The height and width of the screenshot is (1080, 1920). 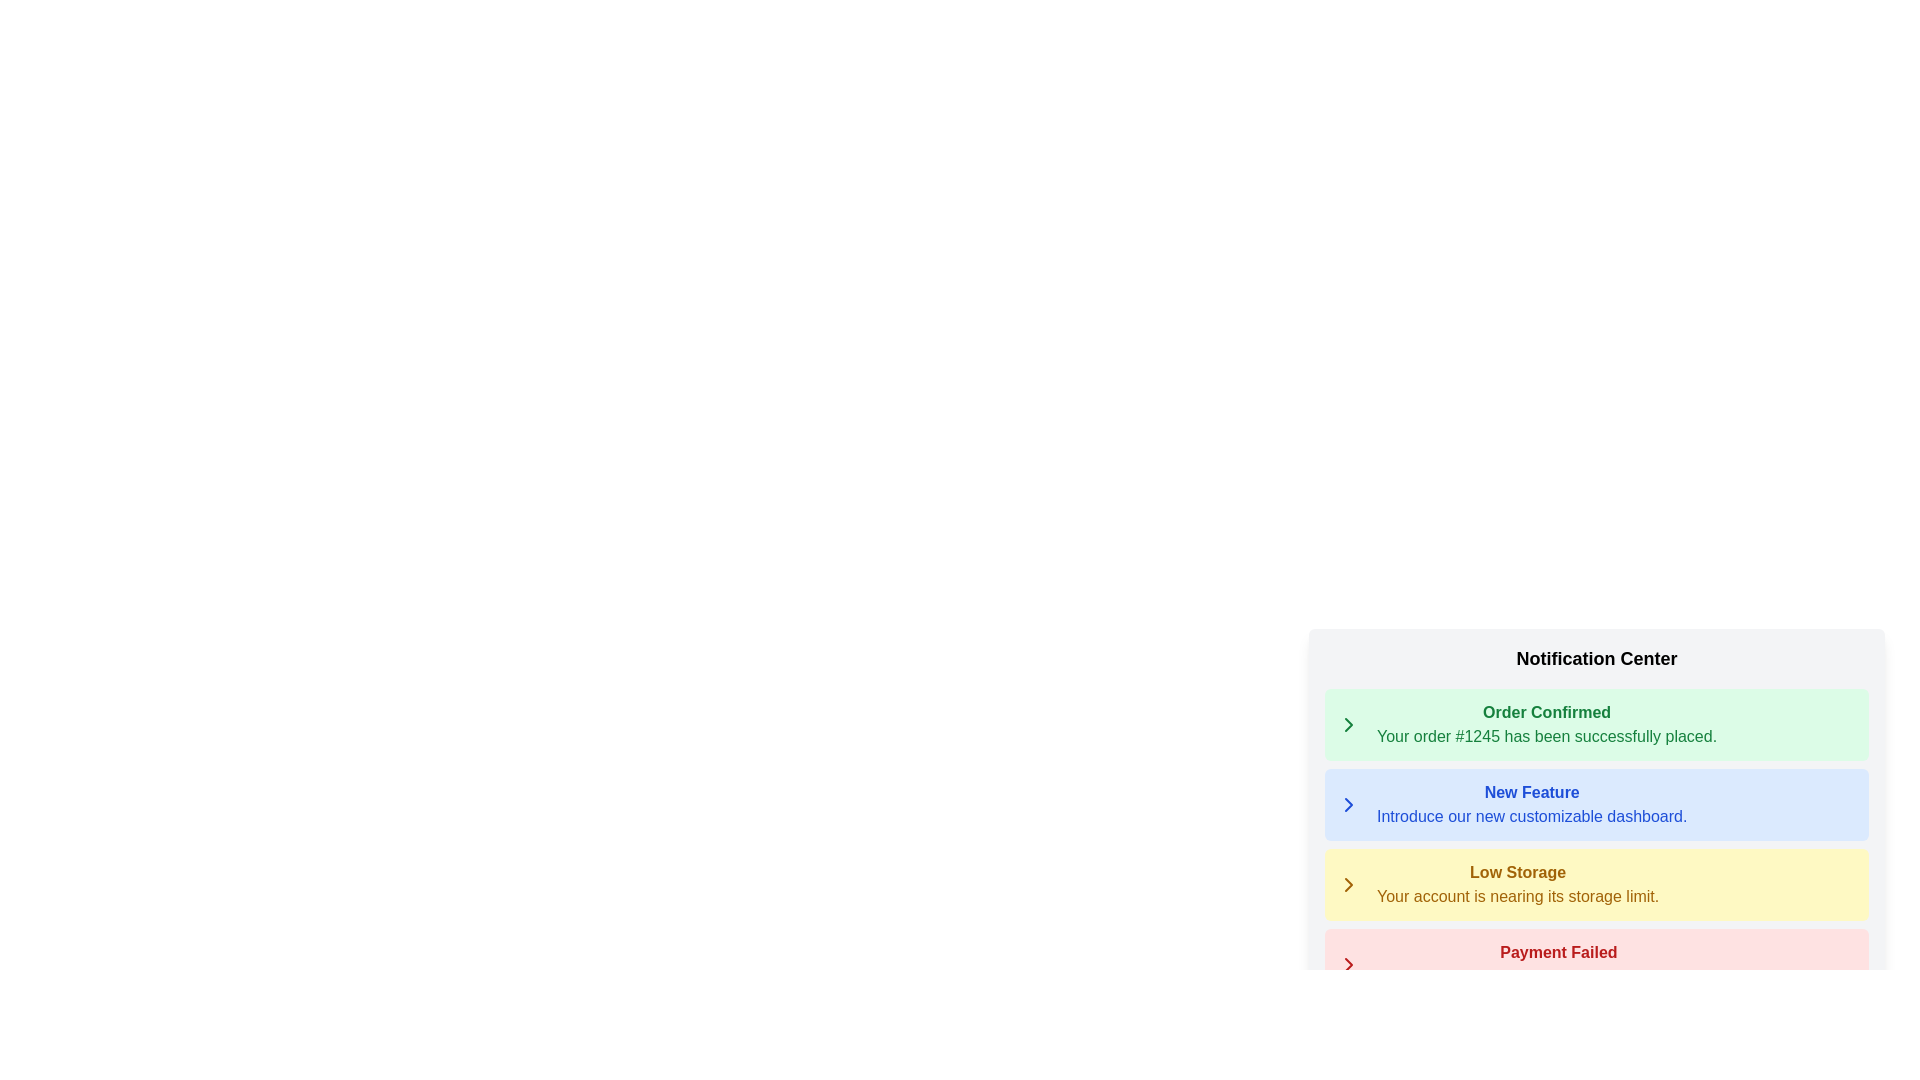 What do you see at coordinates (1596, 804) in the screenshot?
I see `the Notification Card, which is the second item in the vertical list of notifications, located below the 'Order Confirmed' notification and above the 'Low Storage' notification` at bounding box center [1596, 804].